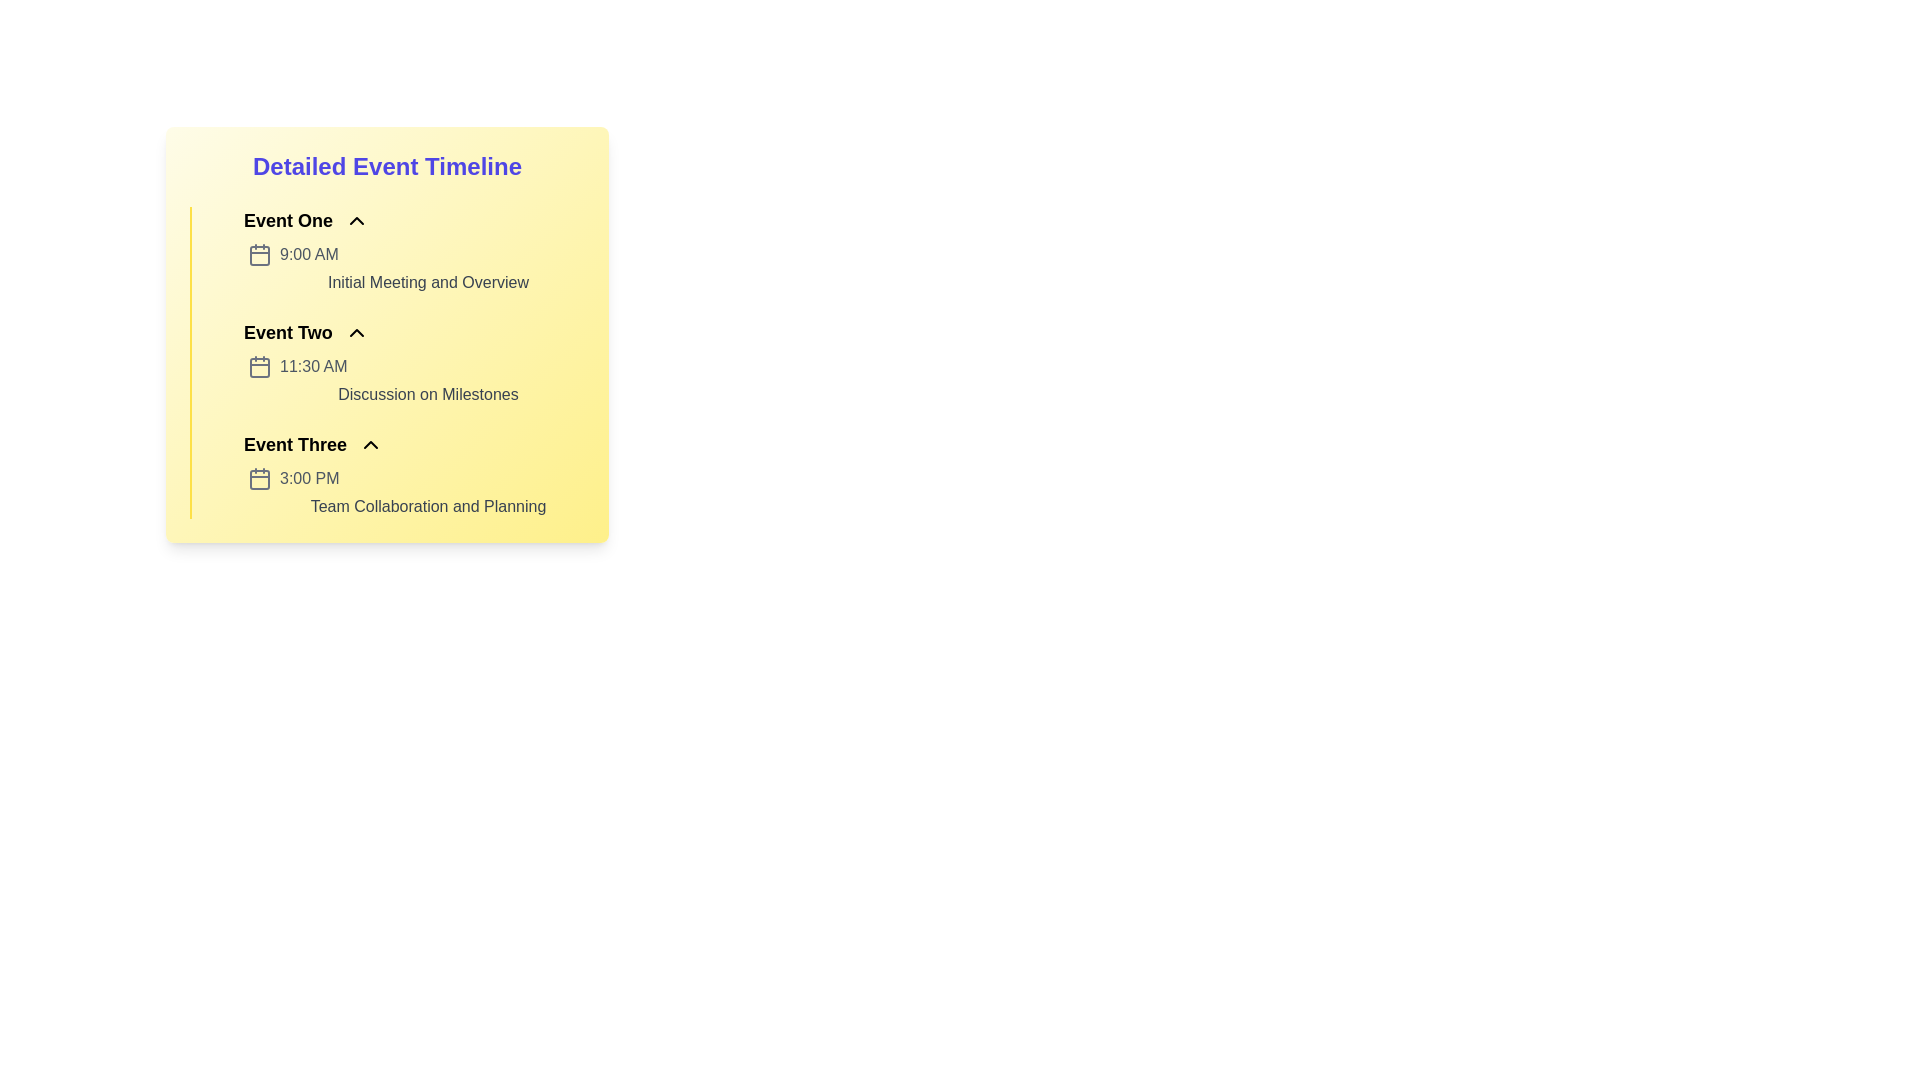 The width and height of the screenshot is (1920, 1080). I want to click on the Event detail block containing the time '11:30 AM' and description 'Discussion on Milestones' to associate it with the Event Two section, so click(415, 381).